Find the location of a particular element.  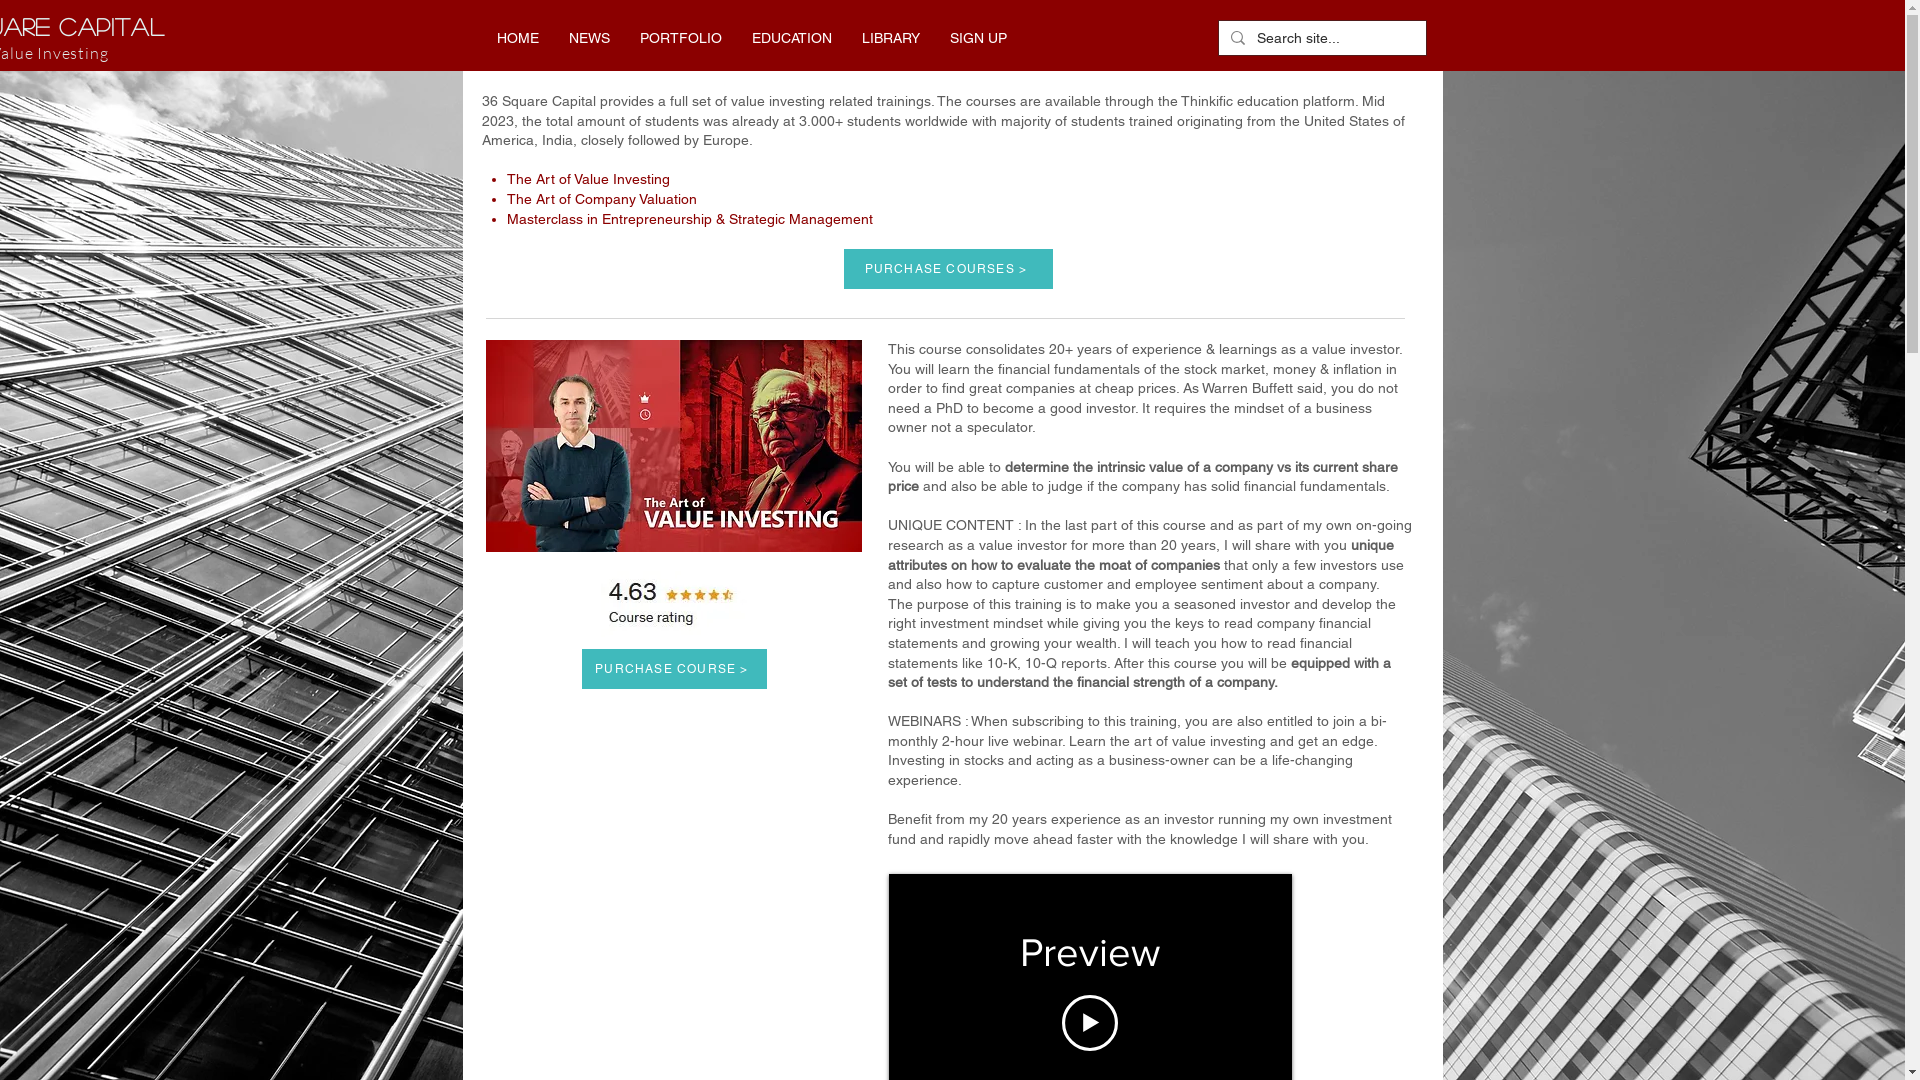

'NEWS' is located at coordinates (588, 38).